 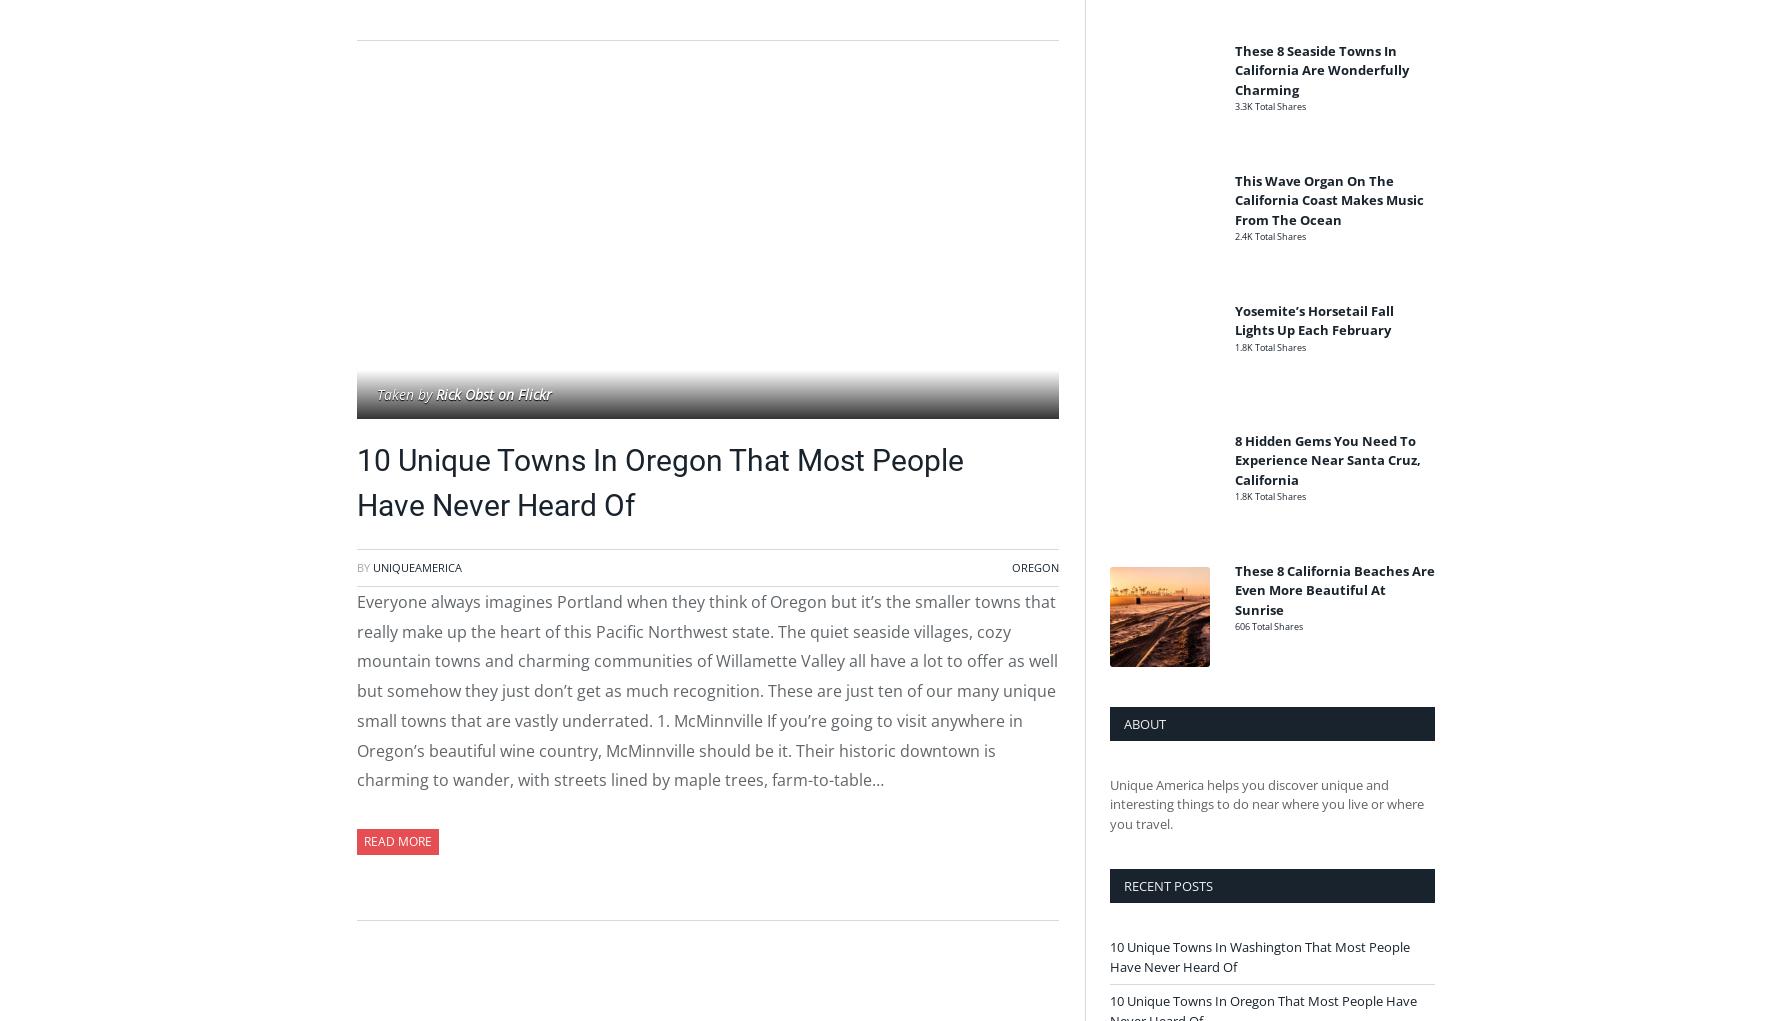 I want to click on 'Read More', so click(x=398, y=840).